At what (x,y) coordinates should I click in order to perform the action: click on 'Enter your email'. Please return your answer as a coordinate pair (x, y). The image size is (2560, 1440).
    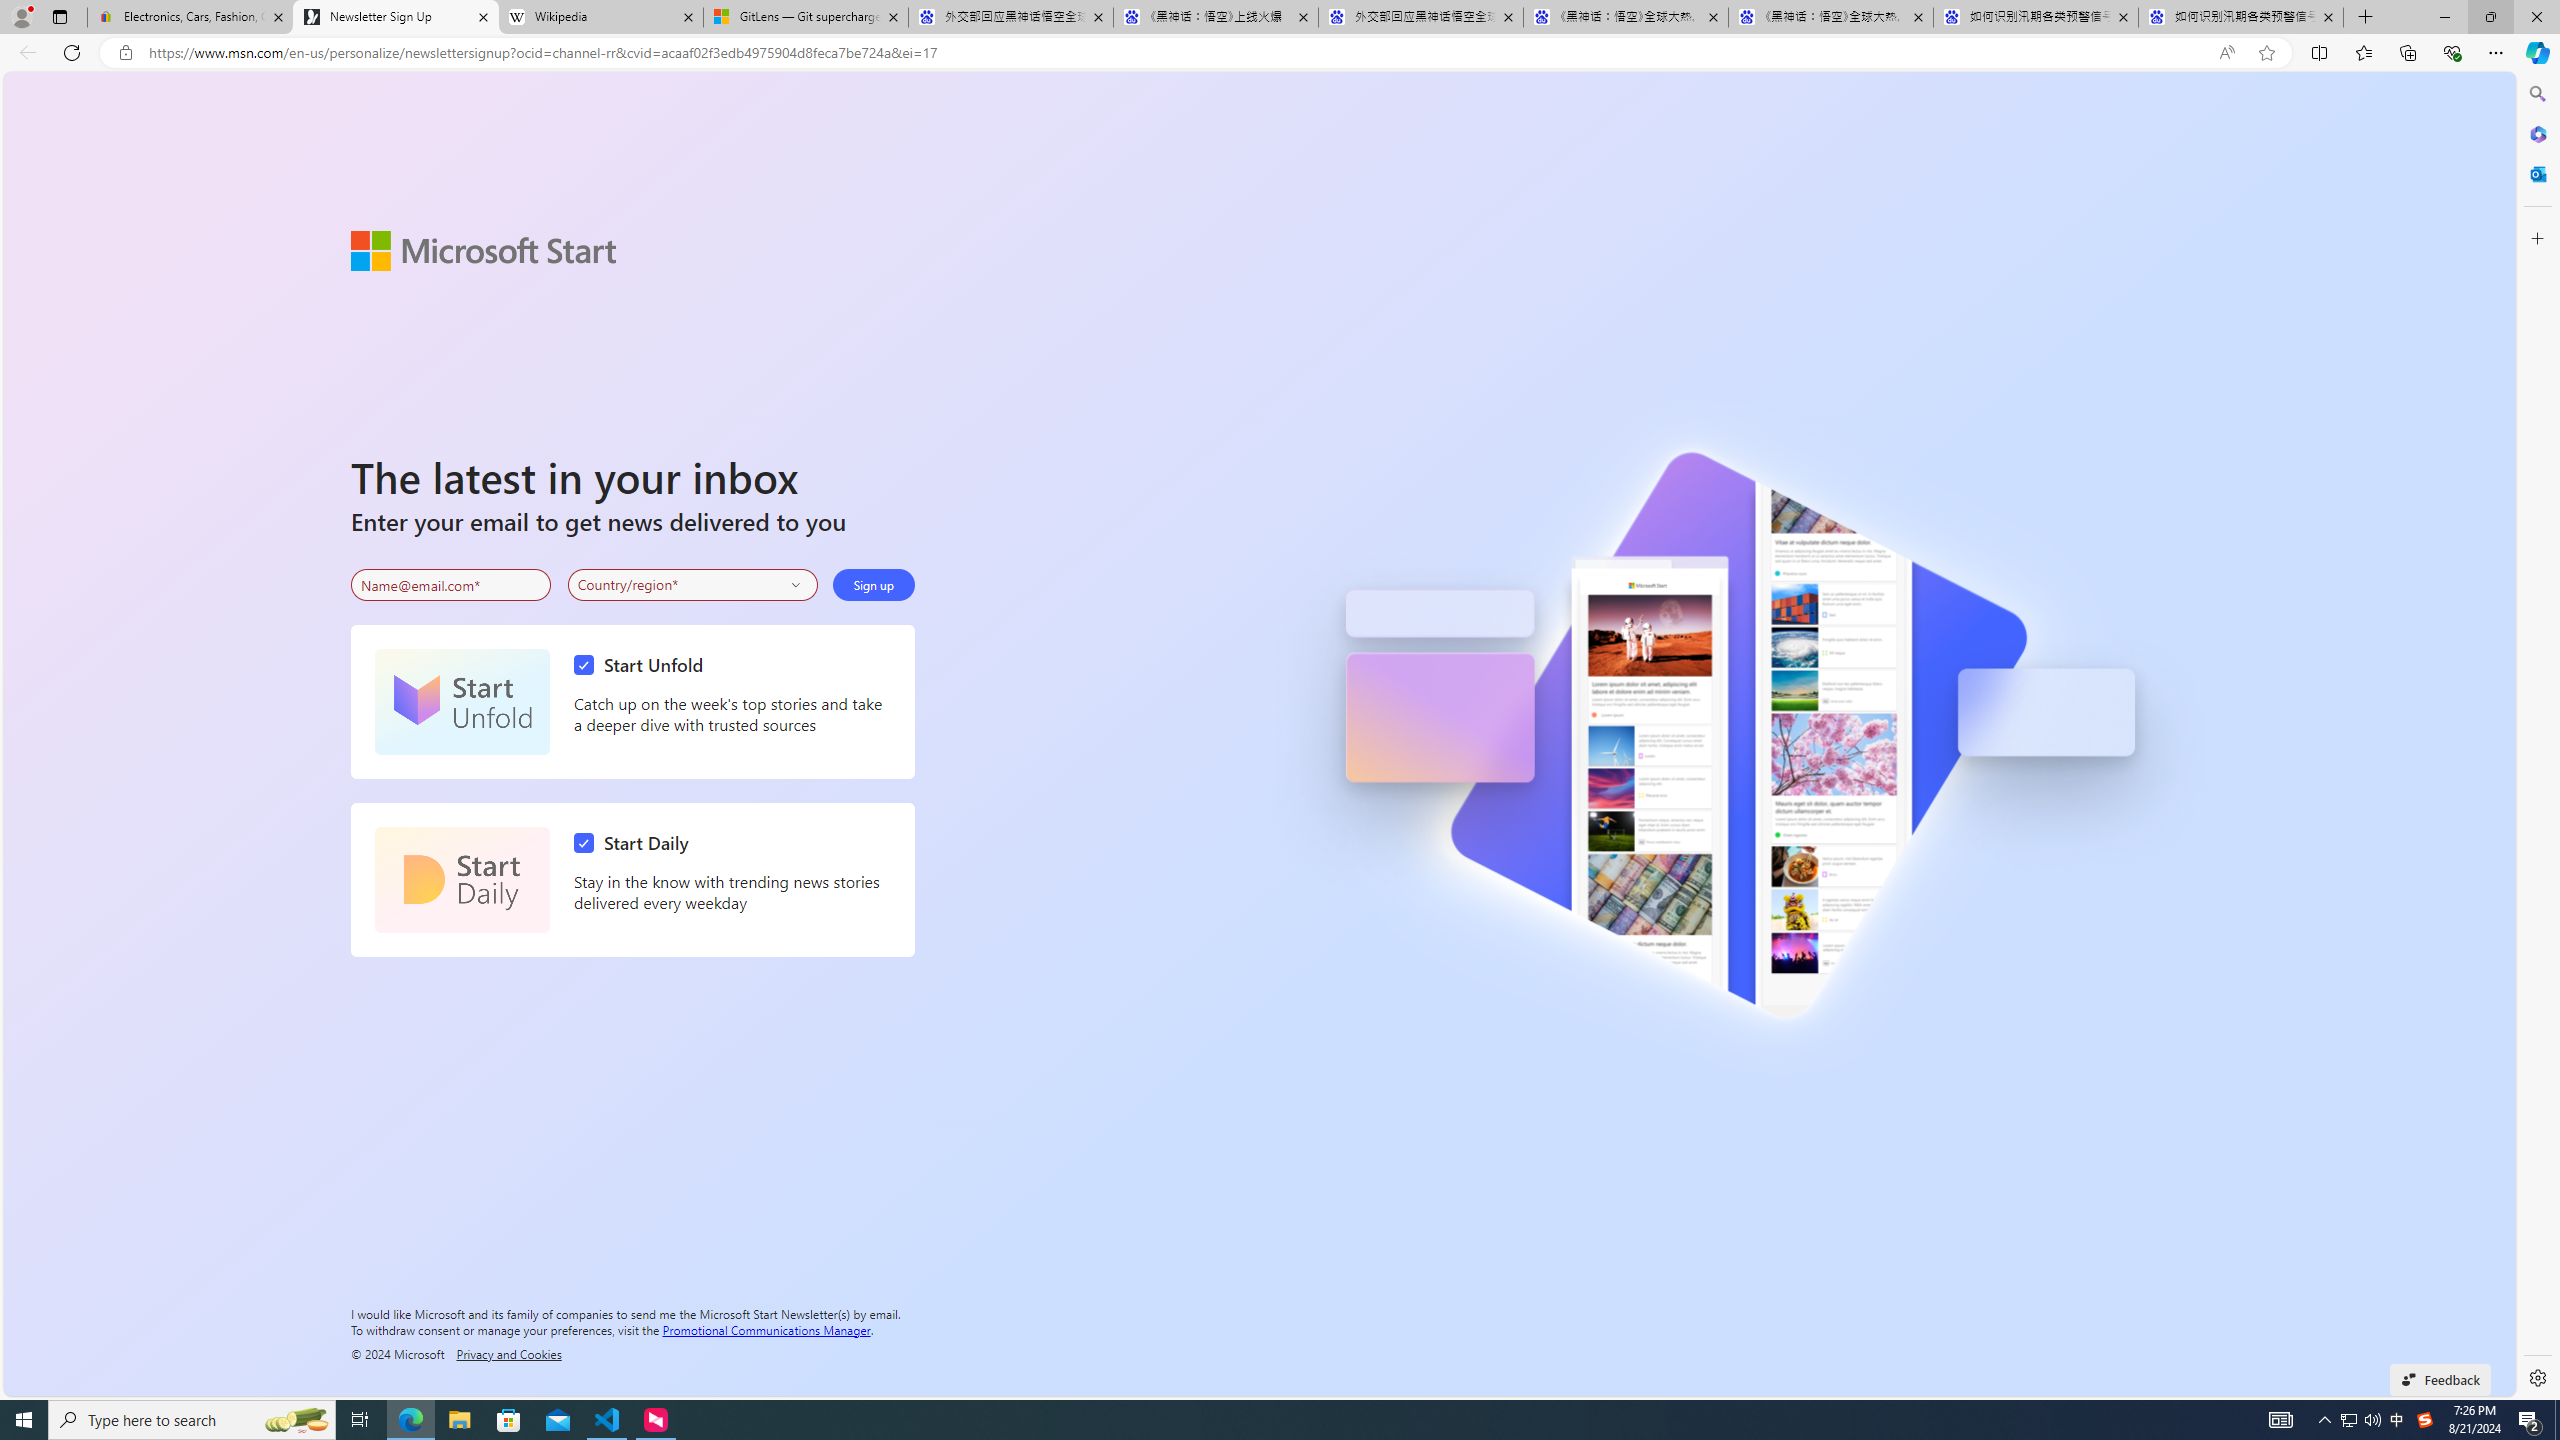
    Looking at the image, I should click on (449, 585).